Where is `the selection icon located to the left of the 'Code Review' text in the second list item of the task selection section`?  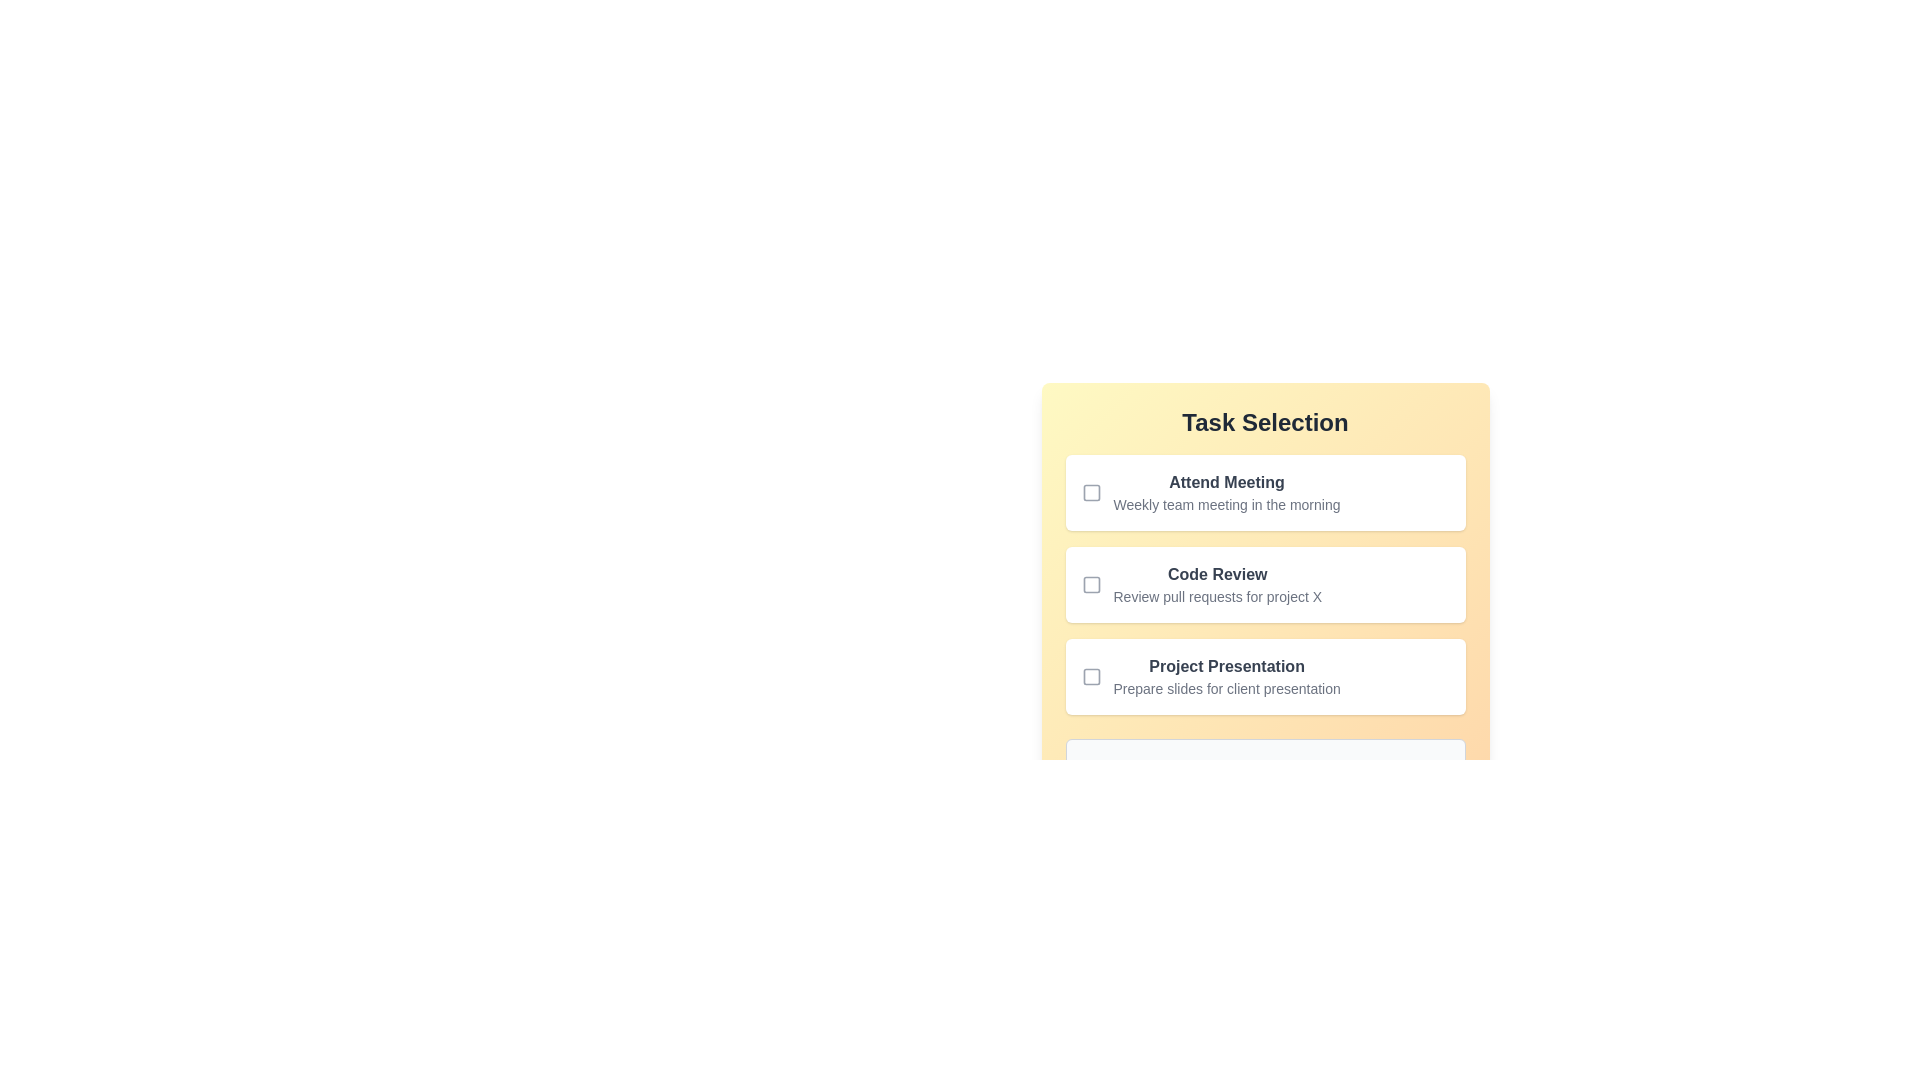
the selection icon located to the left of the 'Code Review' text in the second list item of the task selection section is located at coordinates (1090, 585).